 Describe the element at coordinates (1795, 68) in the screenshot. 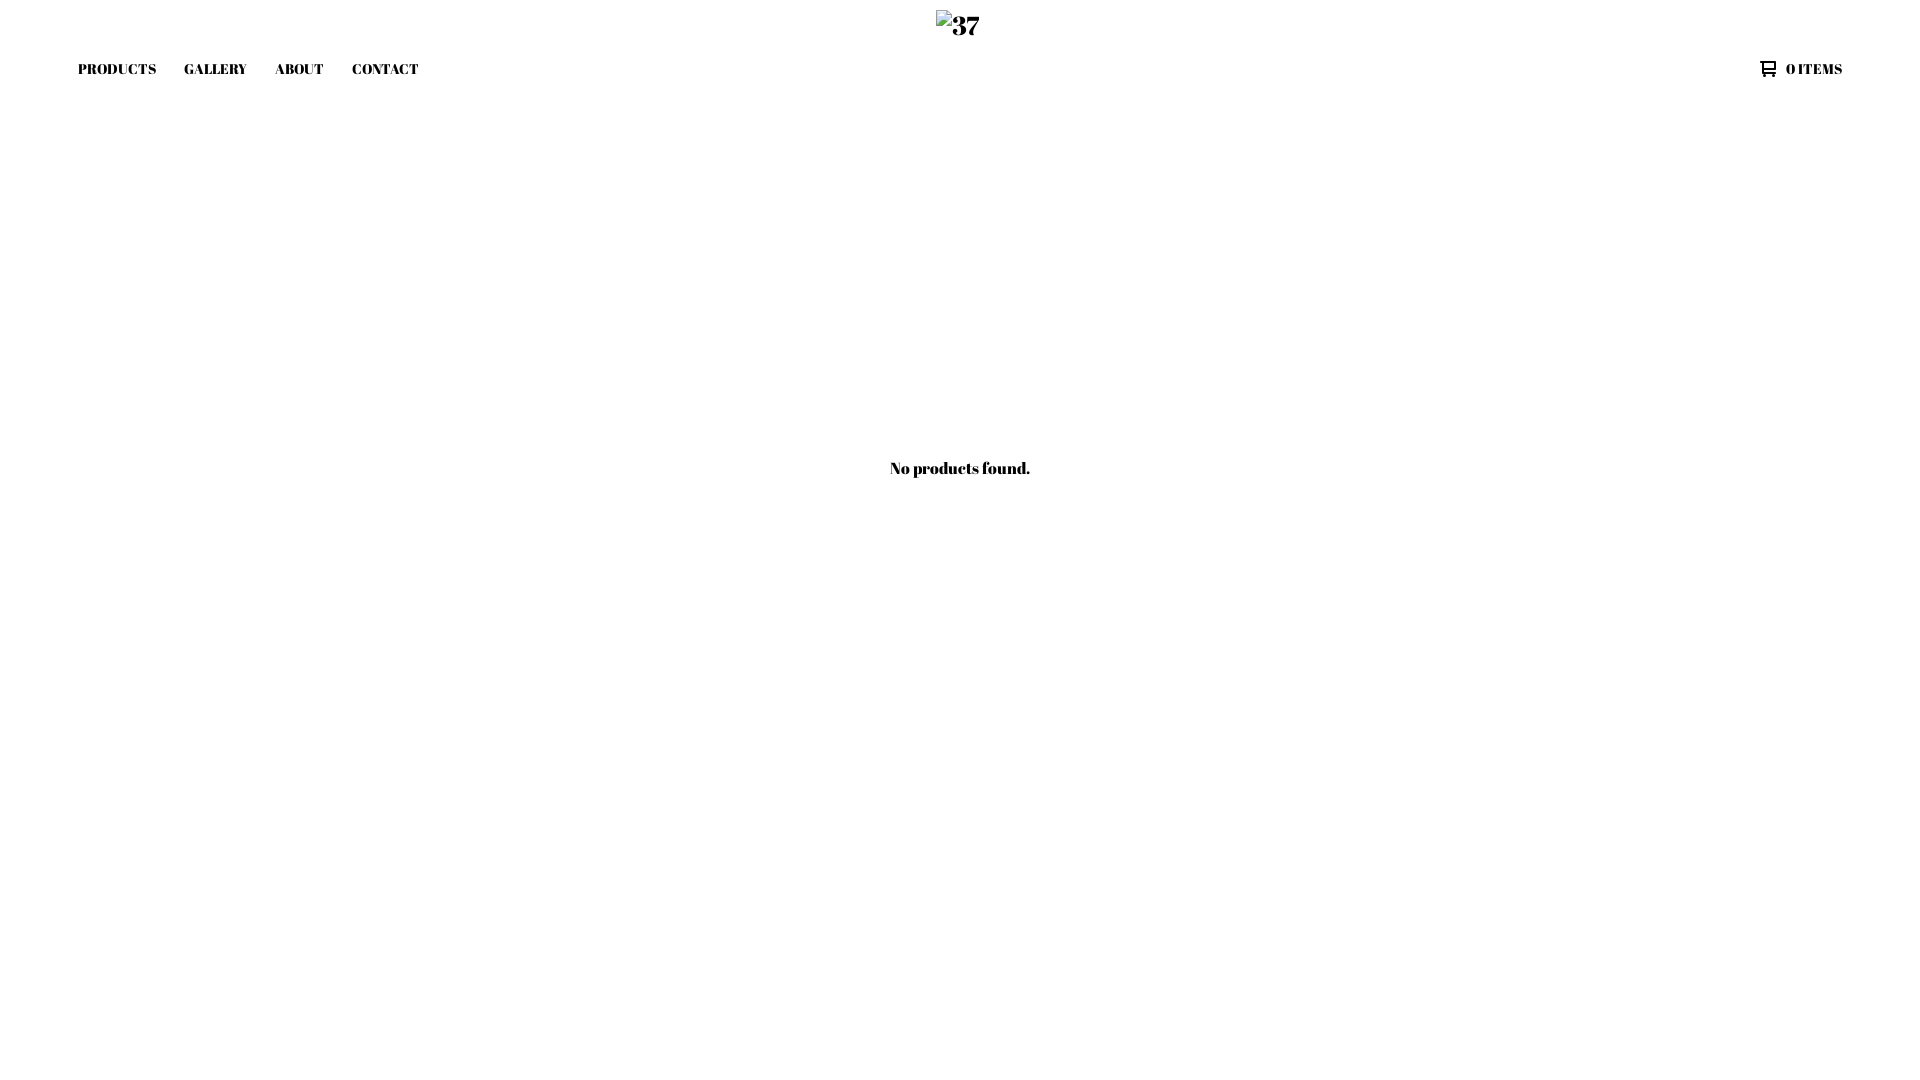

I see `'0 ITEMS'` at that location.